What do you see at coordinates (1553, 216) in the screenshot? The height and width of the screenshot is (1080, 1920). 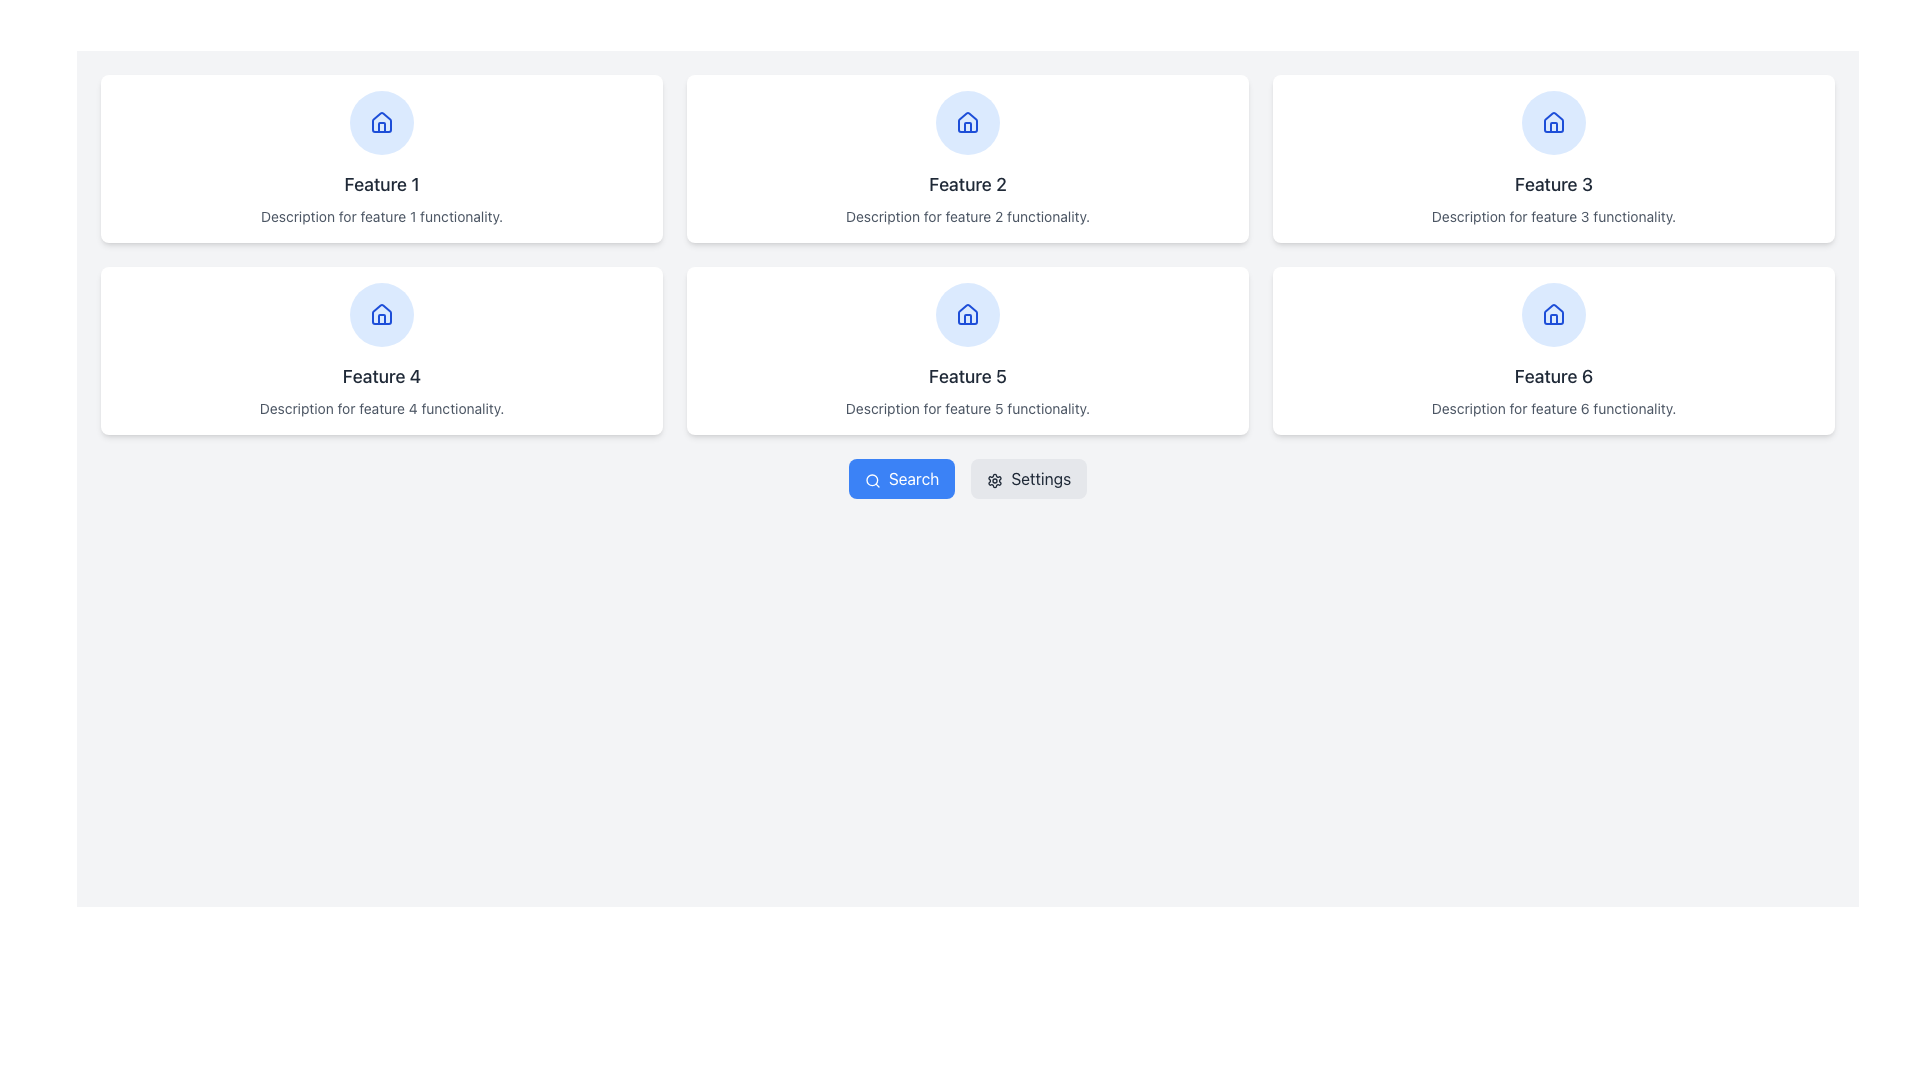 I see `the text label that provides a description for 'Feature 3', located in the third card from the left in the top row of a grid layout` at bounding box center [1553, 216].